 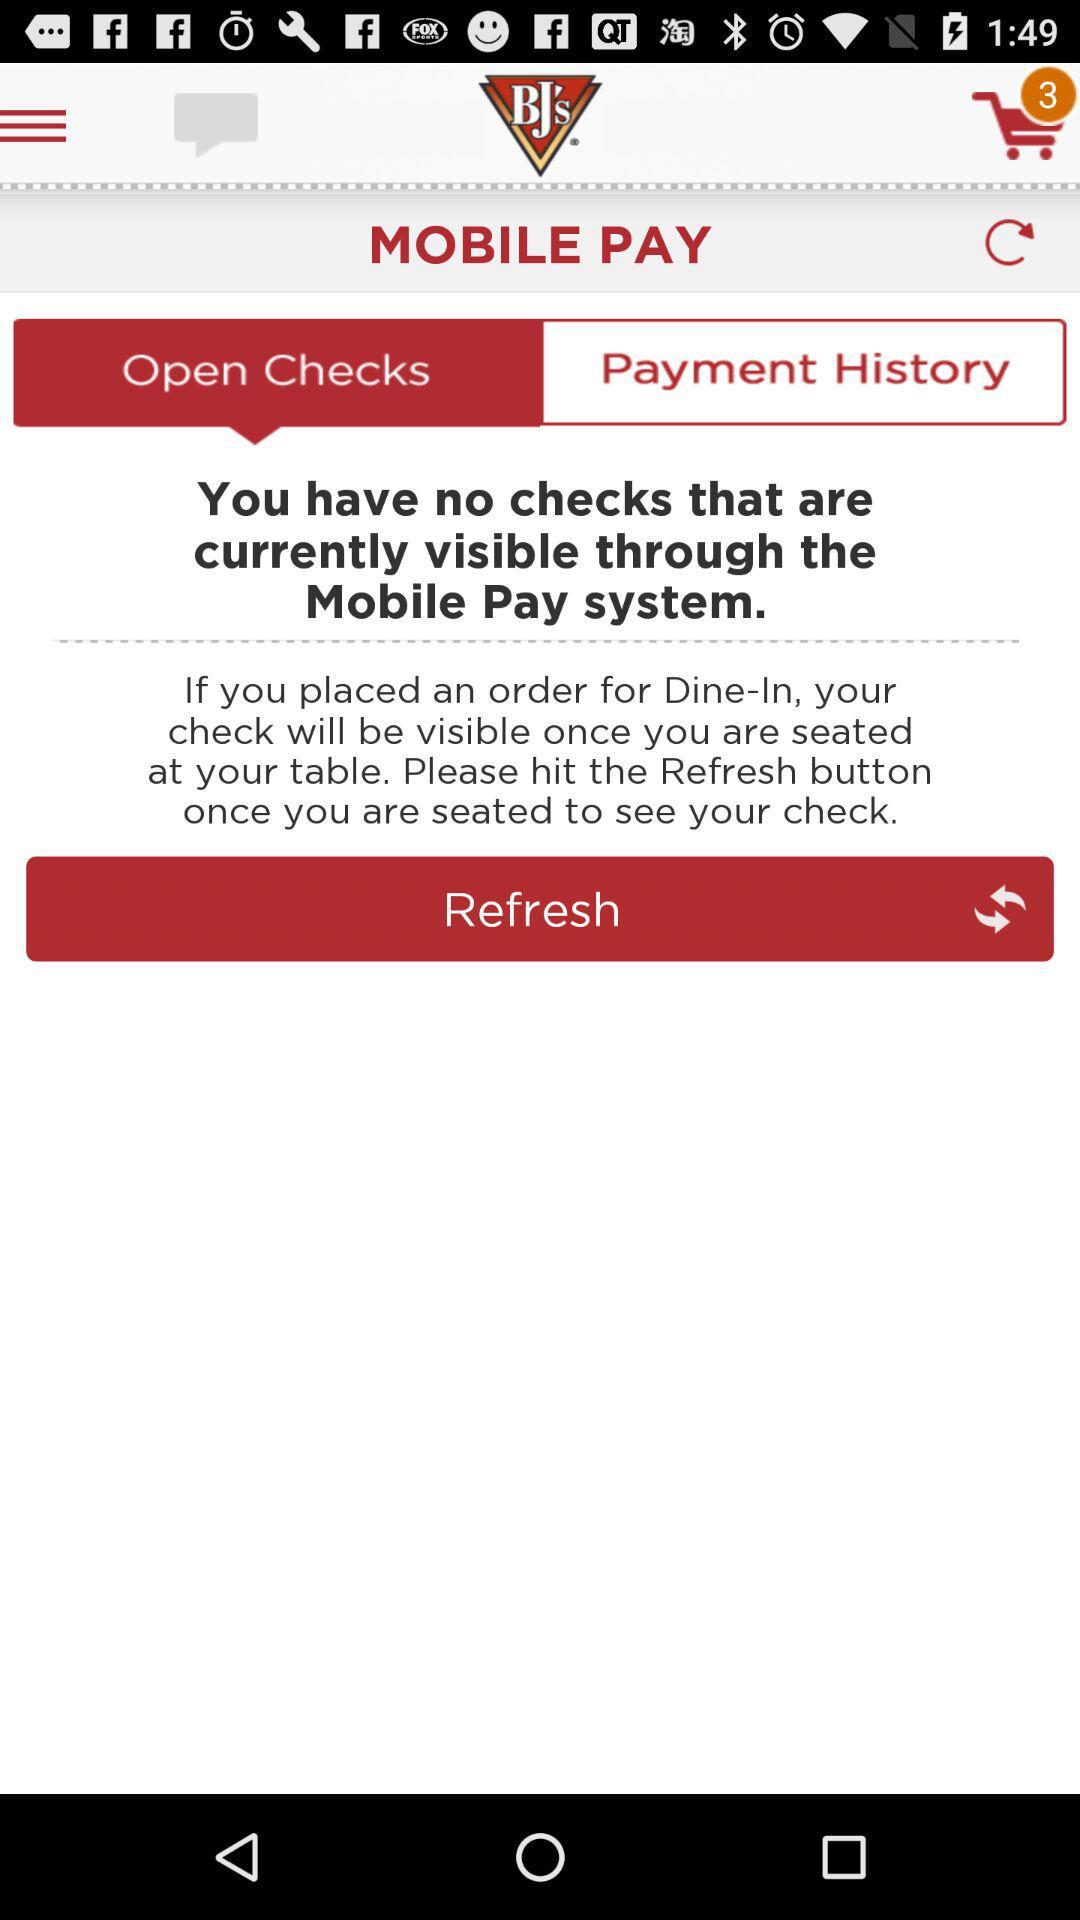 What do you see at coordinates (802, 381) in the screenshot?
I see `payment history` at bounding box center [802, 381].